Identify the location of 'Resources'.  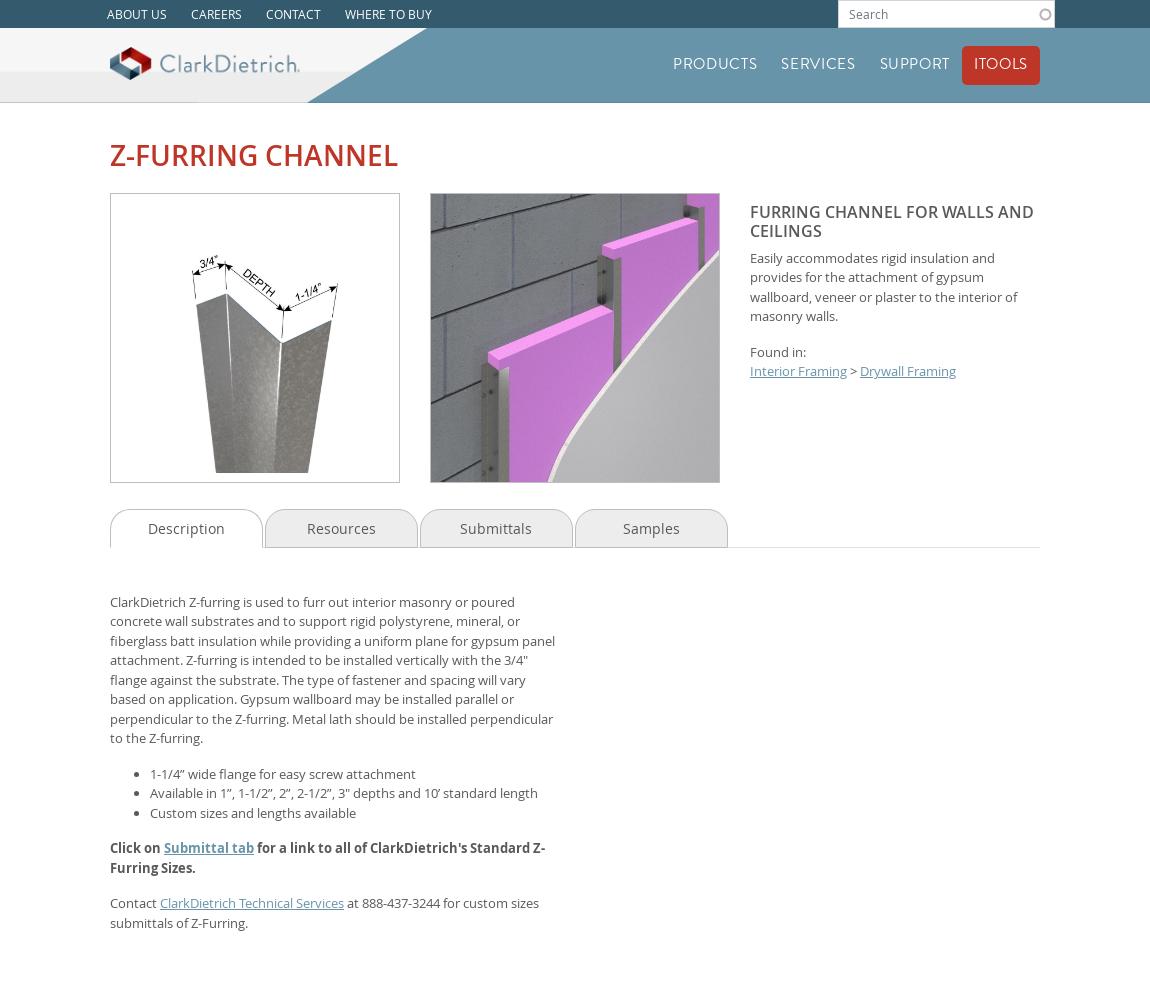
(340, 527).